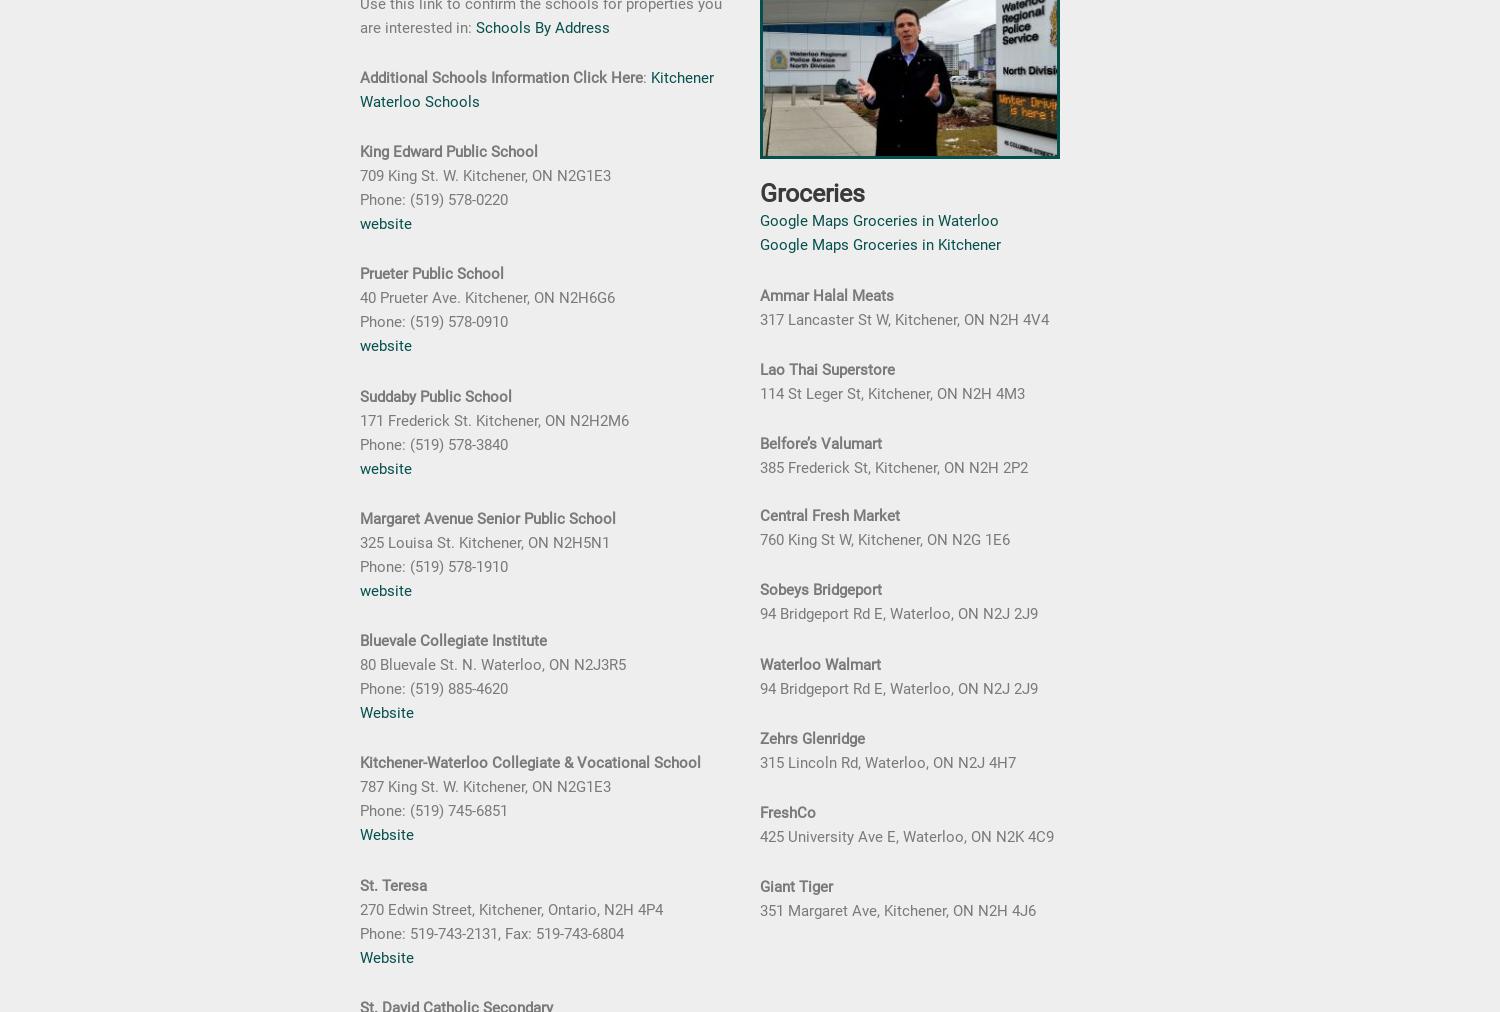 The height and width of the screenshot is (1012, 1500). Describe the element at coordinates (492, 664) in the screenshot. I see `'80 Bluevale St. N. Waterloo, ON N2J3R5'` at that location.